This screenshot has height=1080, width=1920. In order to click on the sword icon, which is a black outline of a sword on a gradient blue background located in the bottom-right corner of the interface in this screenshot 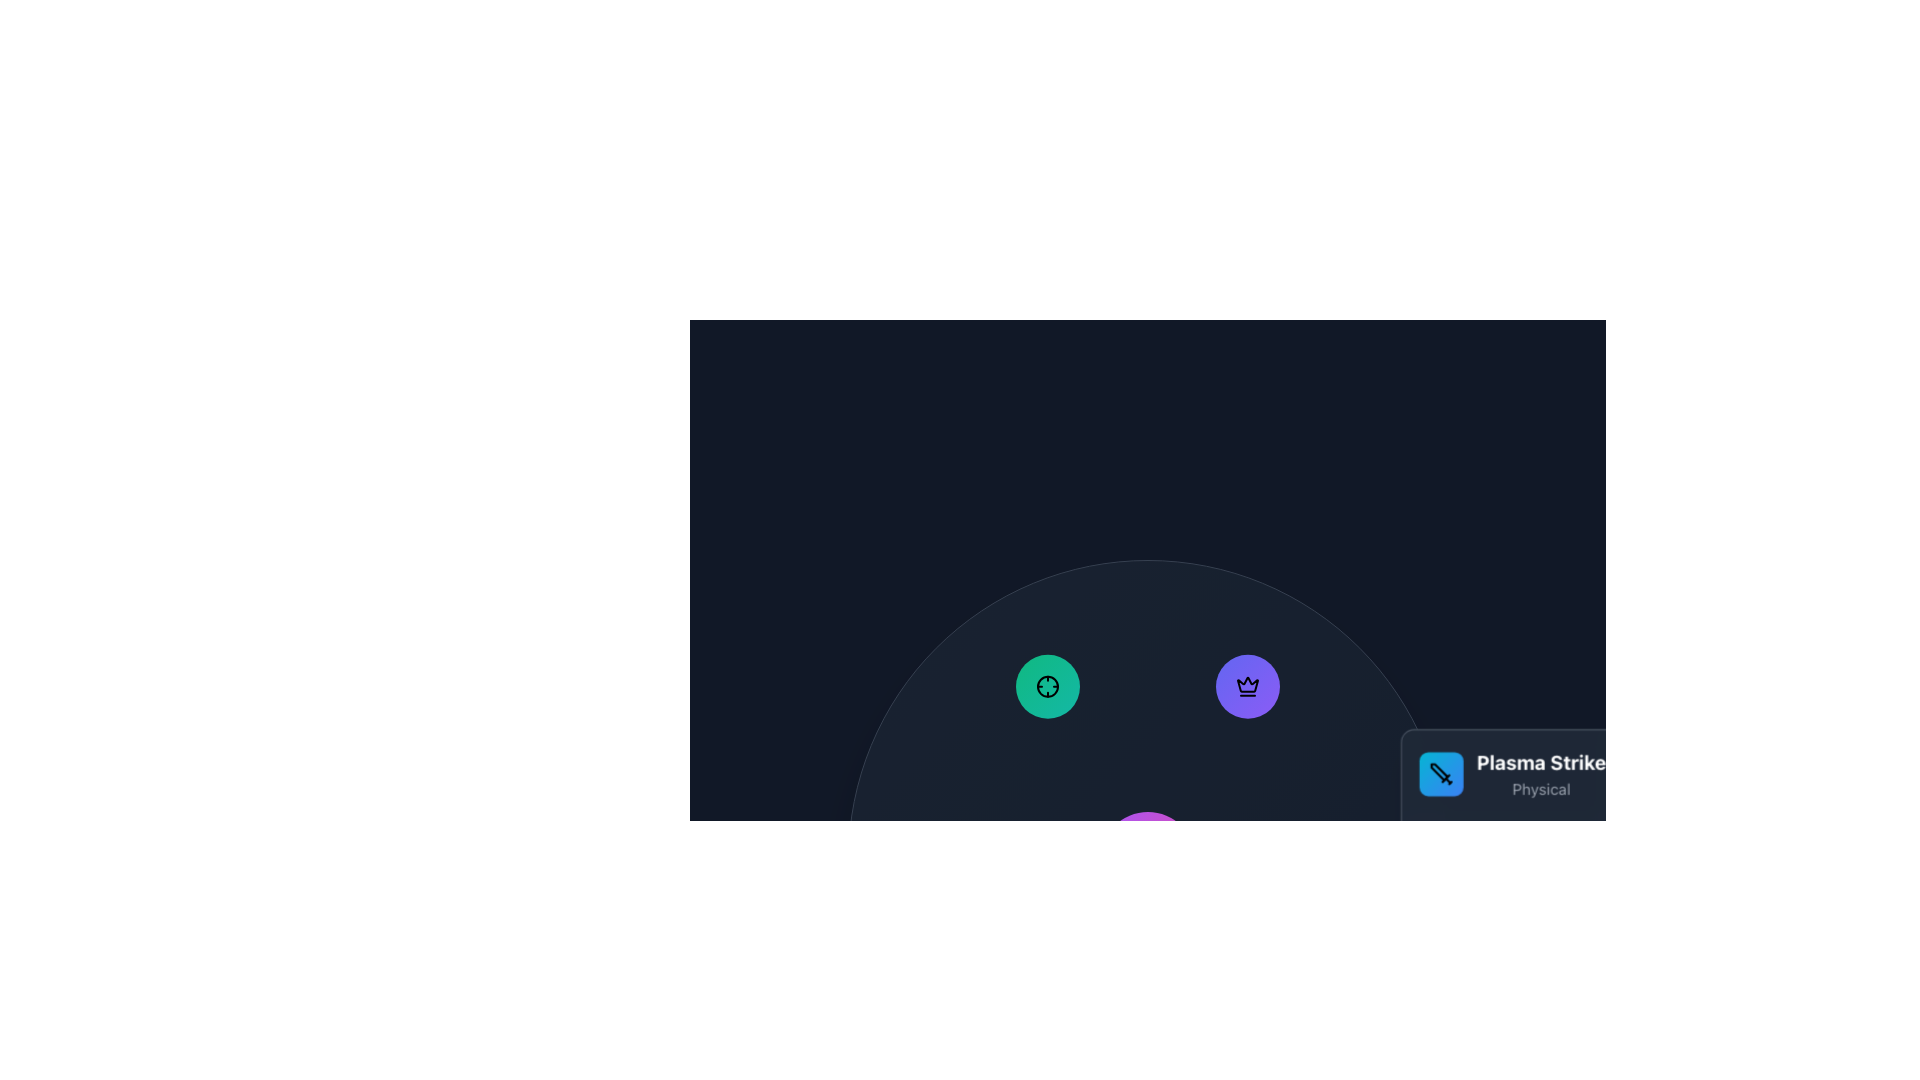, I will do `click(1441, 773)`.